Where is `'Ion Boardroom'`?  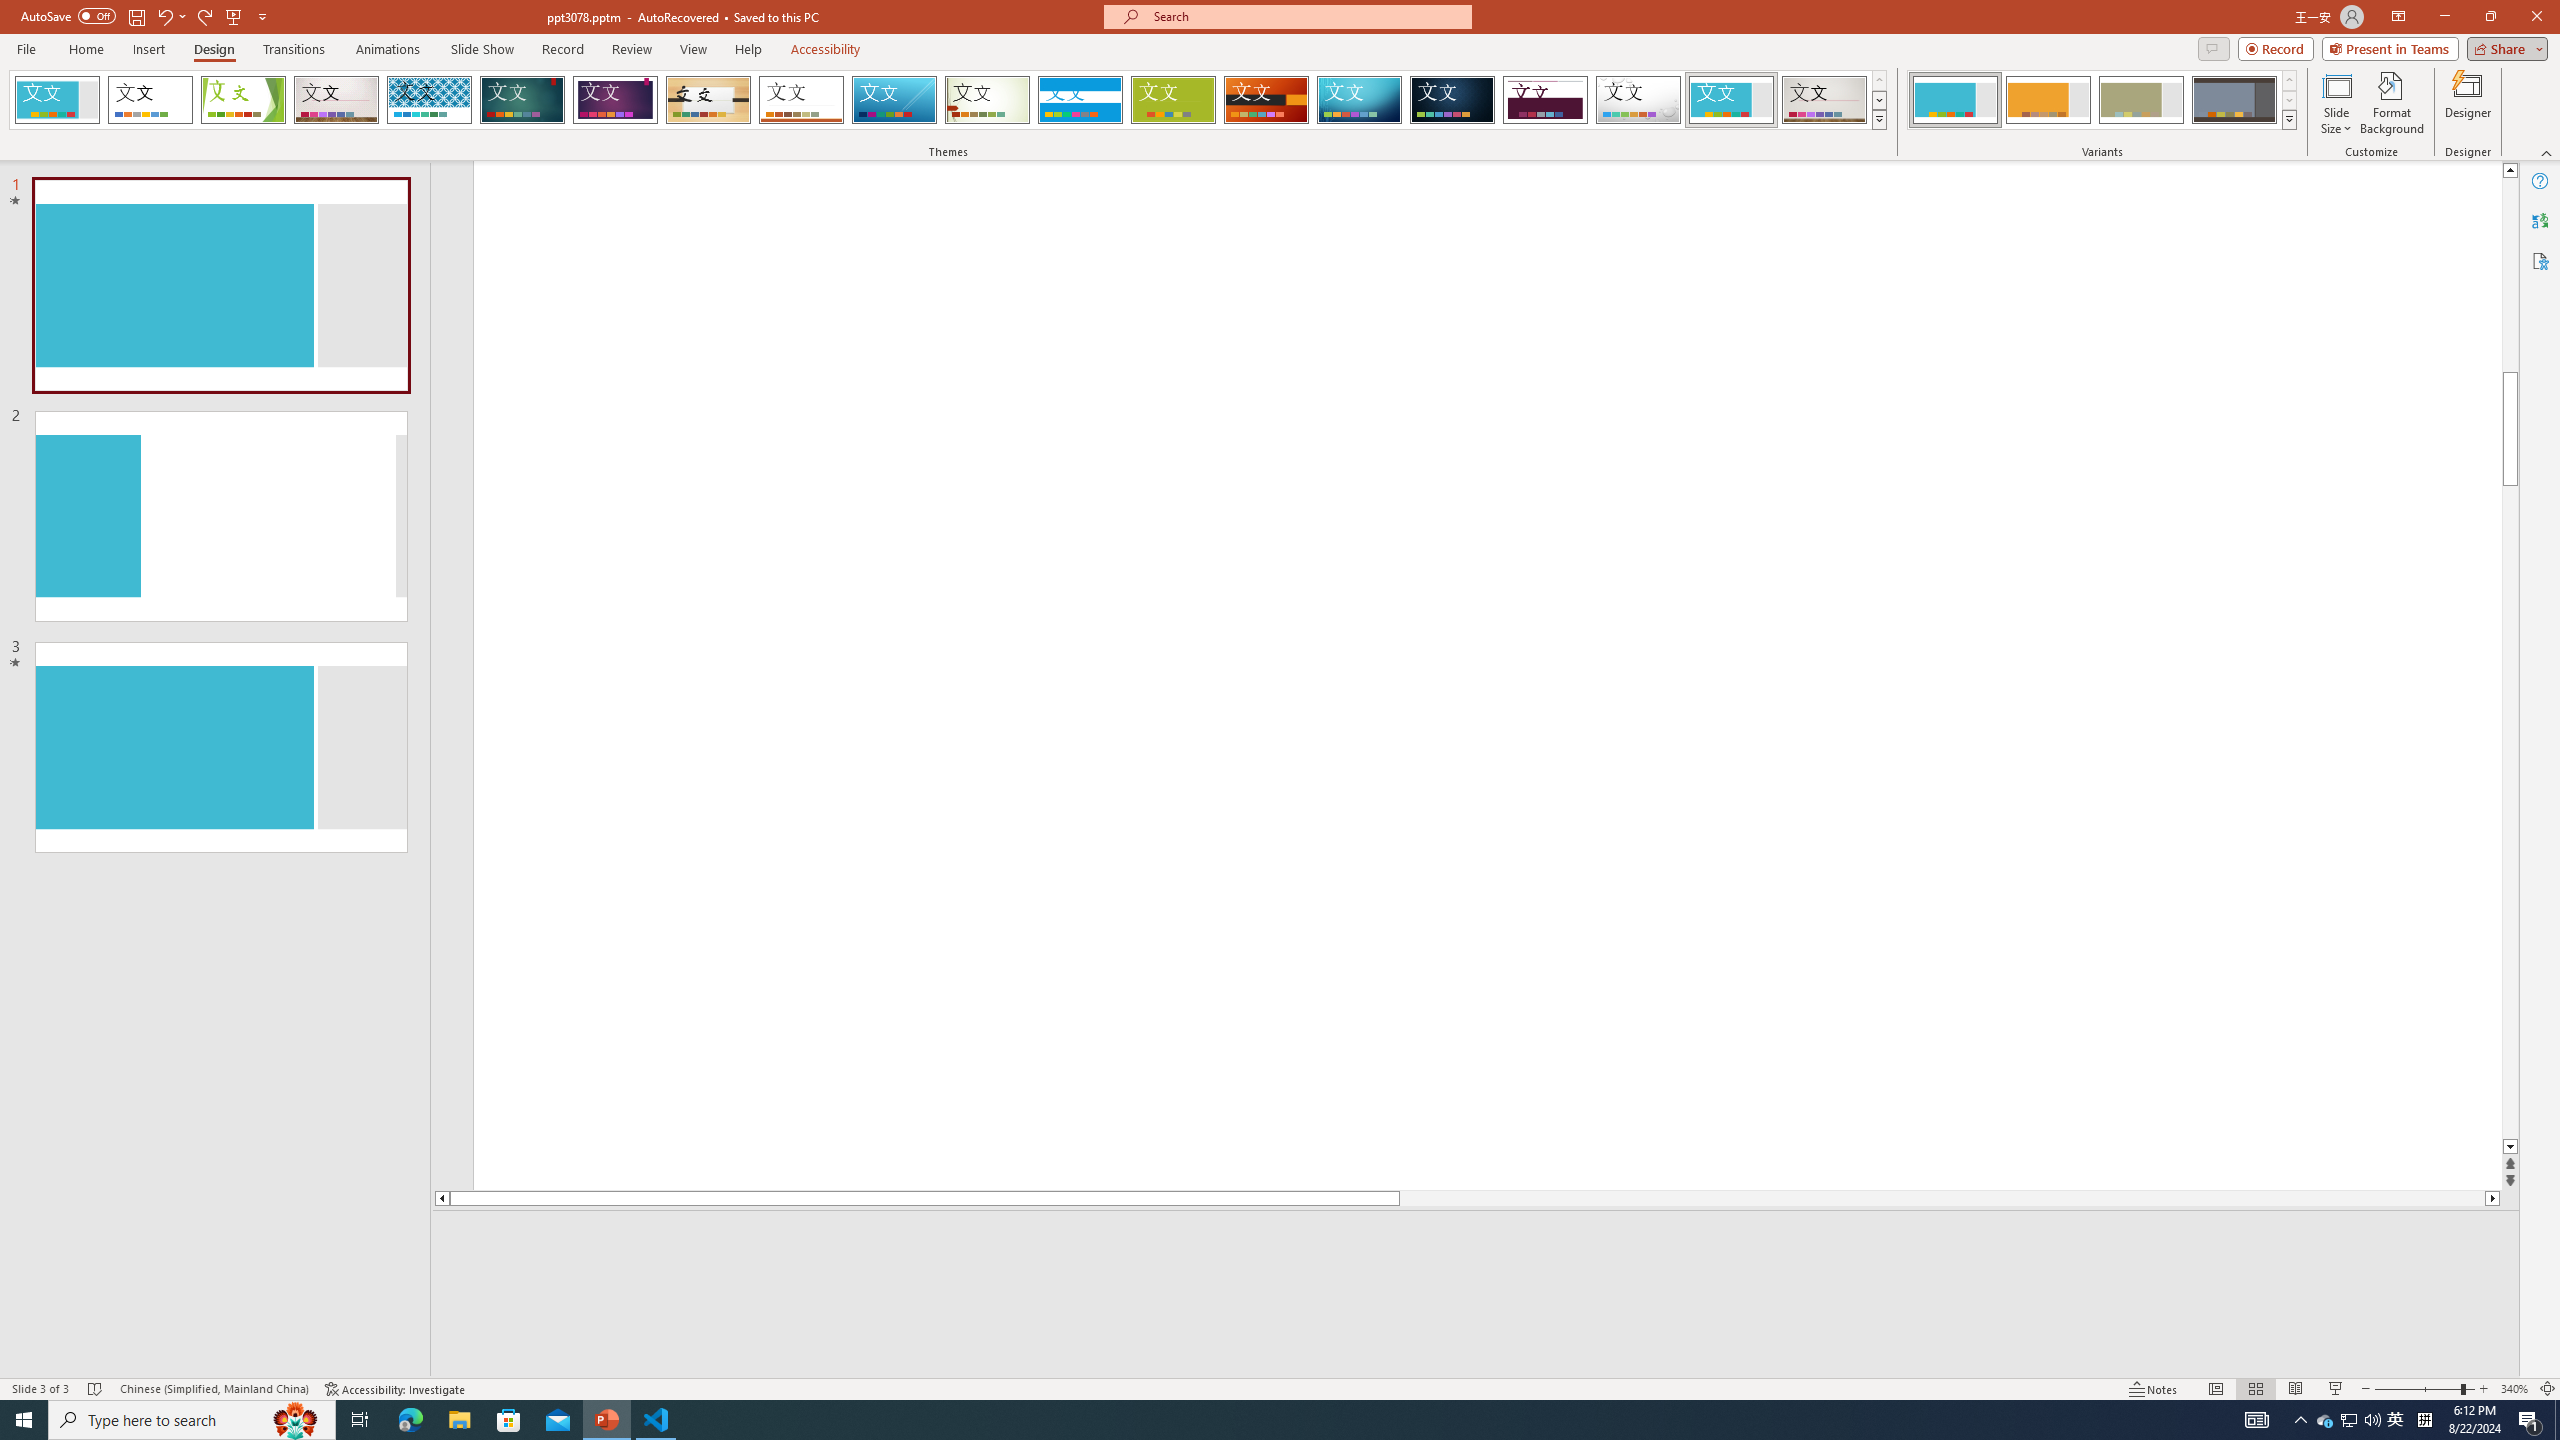 'Ion Boardroom' is located at coordinates (615, 99).